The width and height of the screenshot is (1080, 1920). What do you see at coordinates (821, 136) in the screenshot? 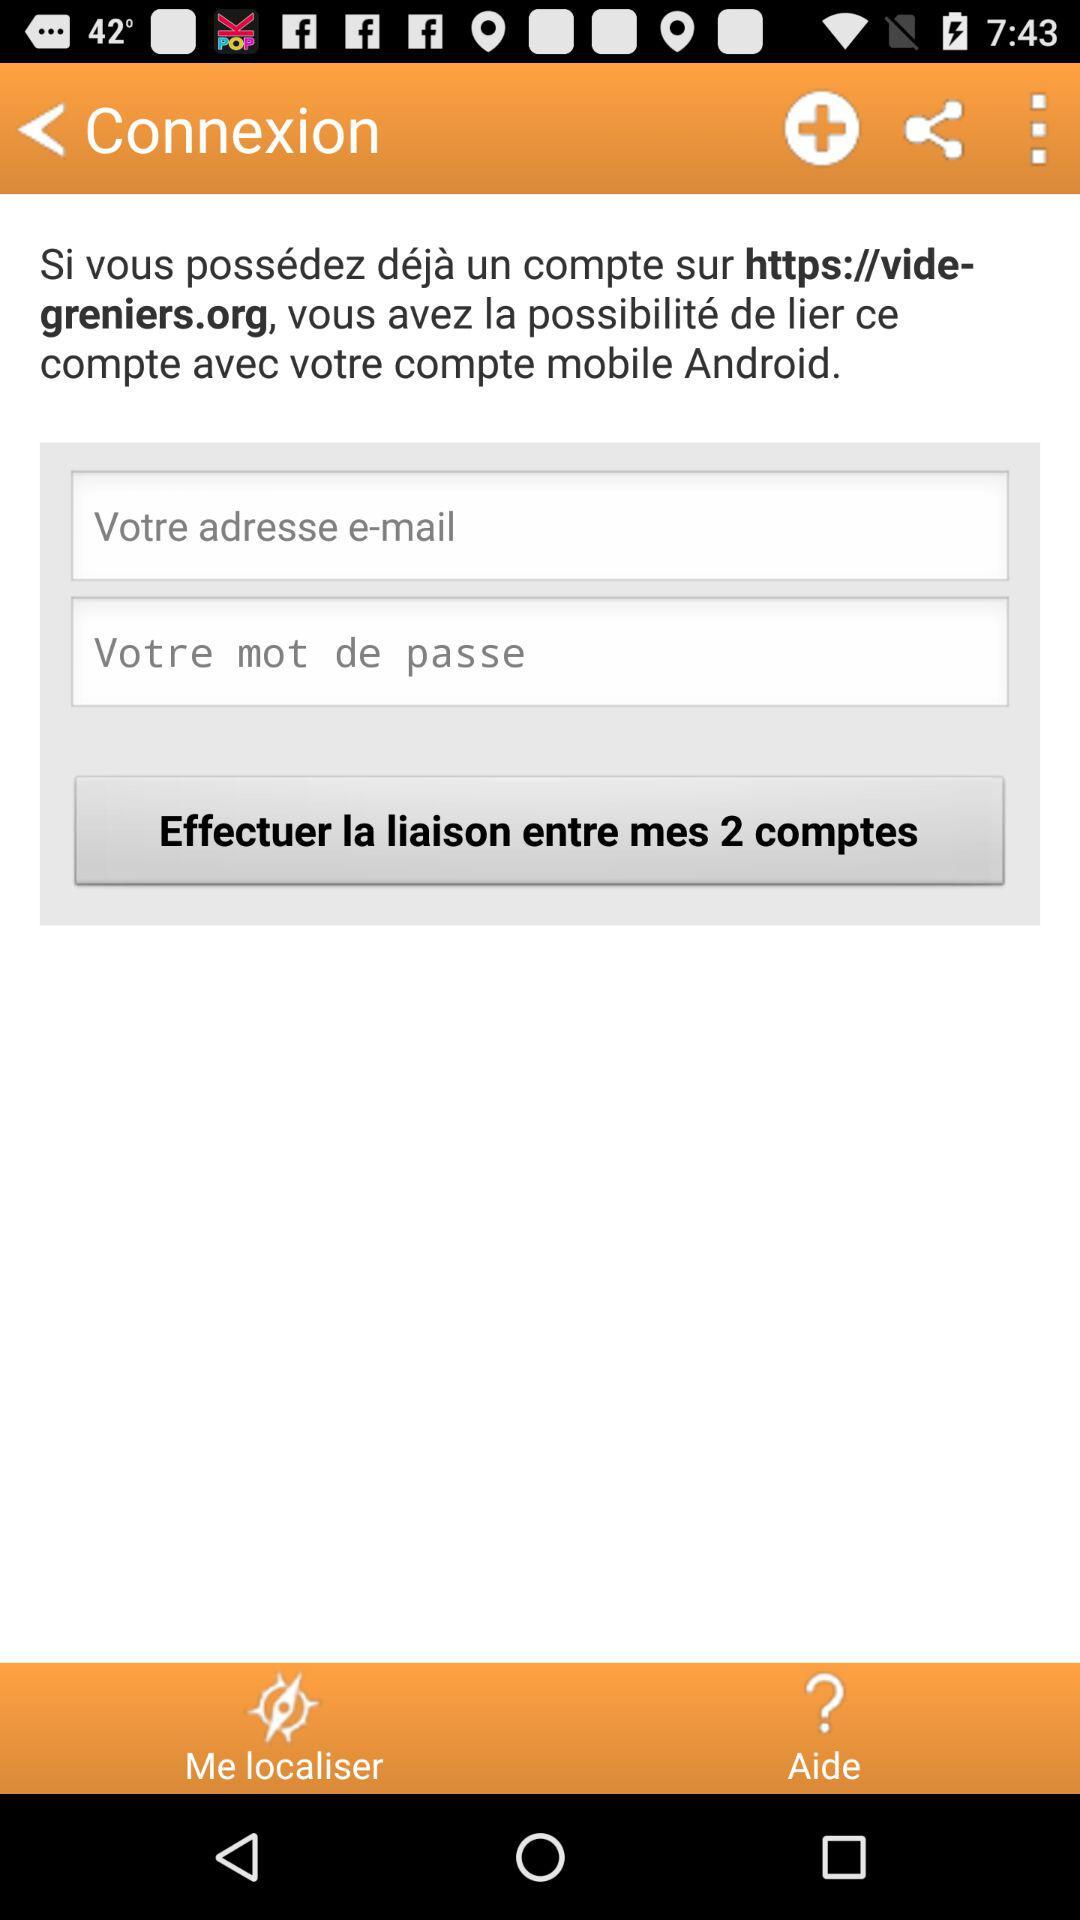
I see `the add icon` at bounding box center [821, 136].